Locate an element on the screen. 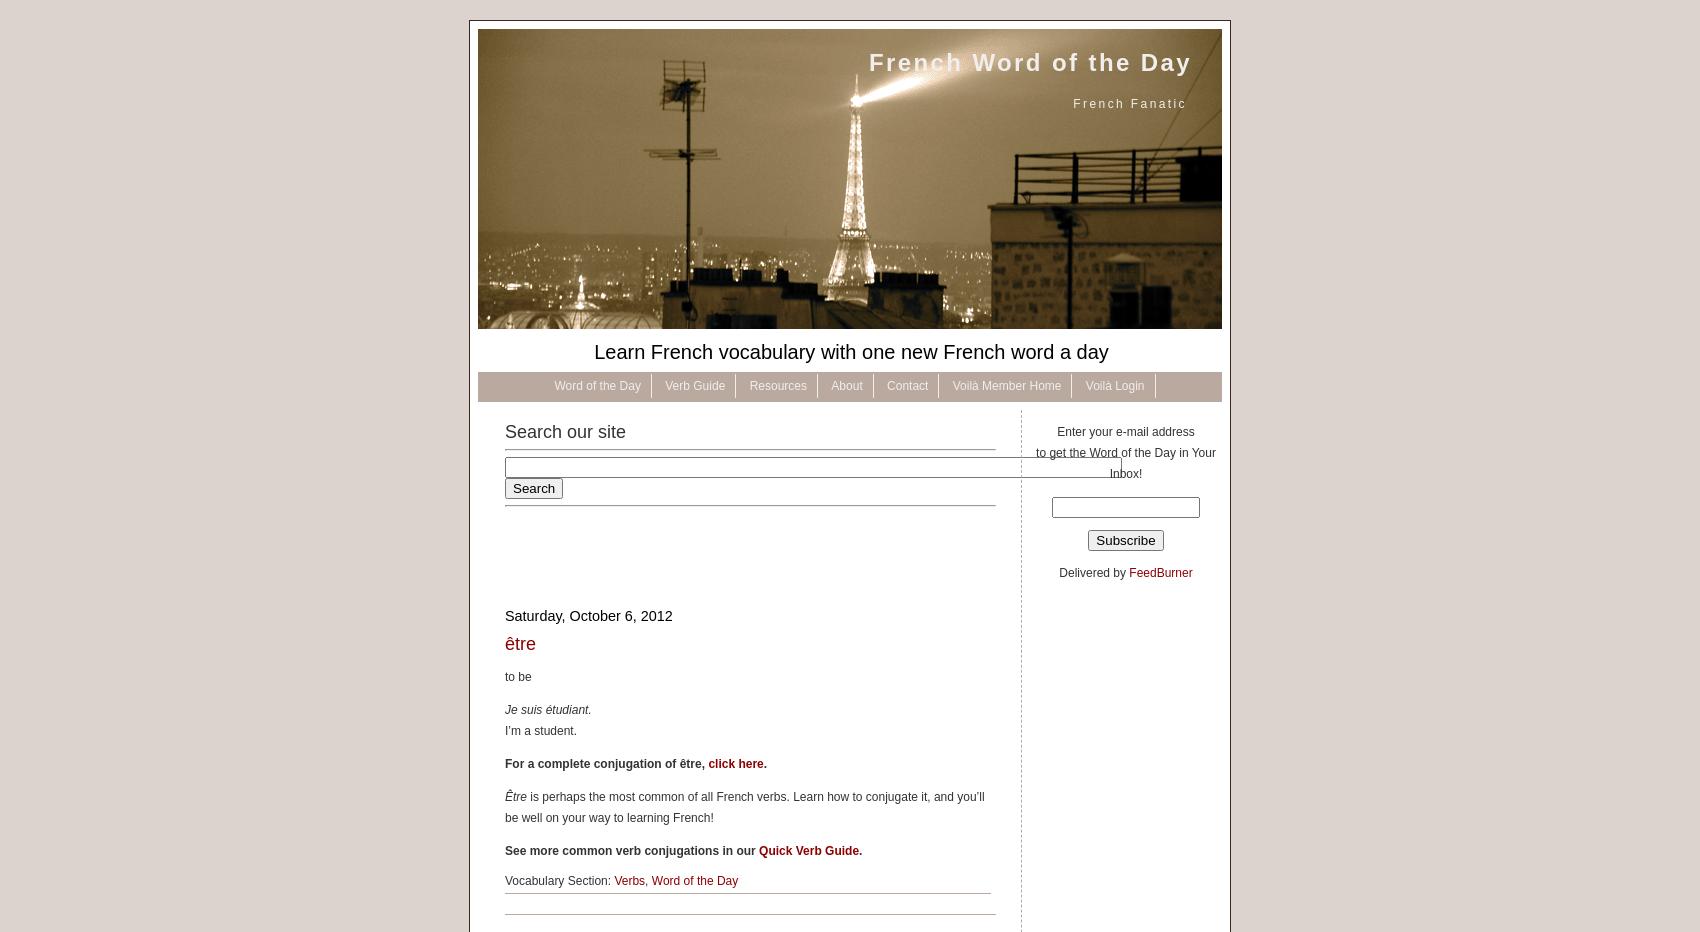 The image size is (1700, 932). 'Resources' is located at coordinates (748, 385).